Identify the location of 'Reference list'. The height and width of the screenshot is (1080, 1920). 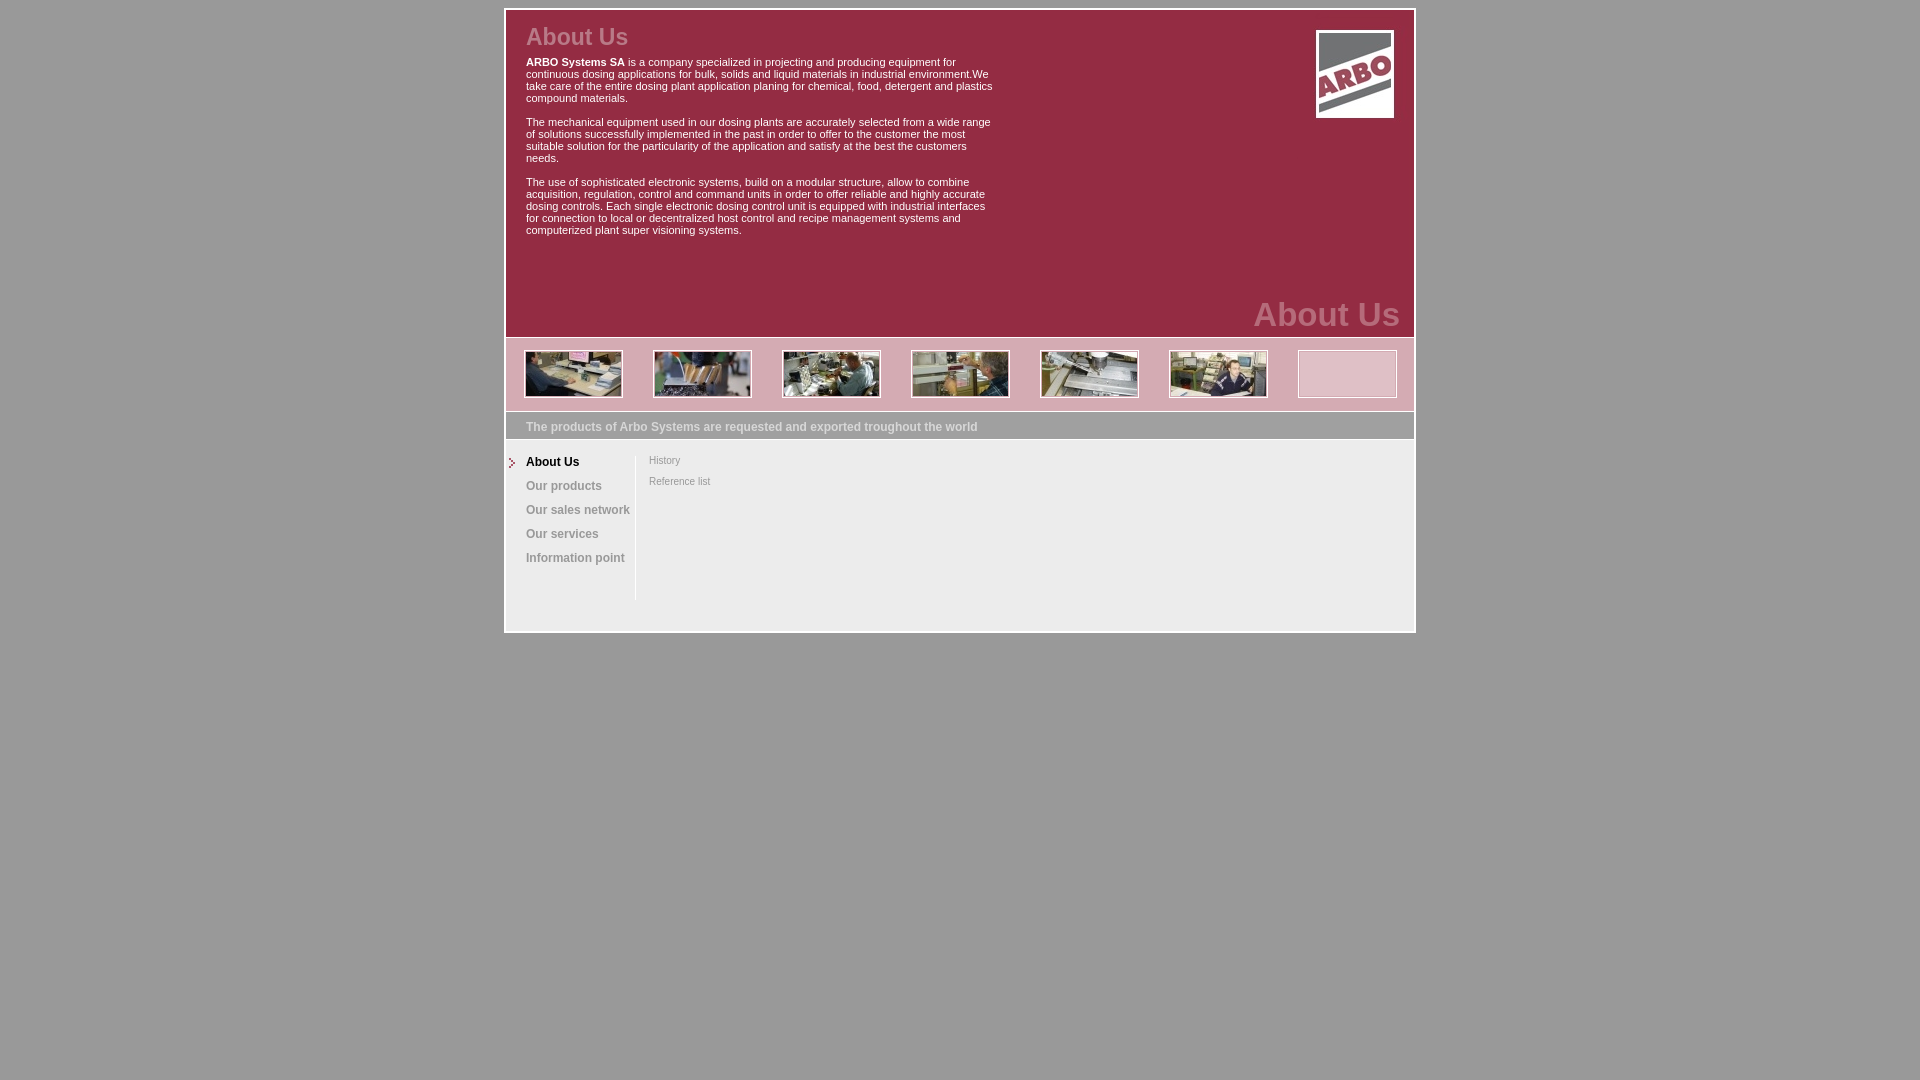
(634, 481).